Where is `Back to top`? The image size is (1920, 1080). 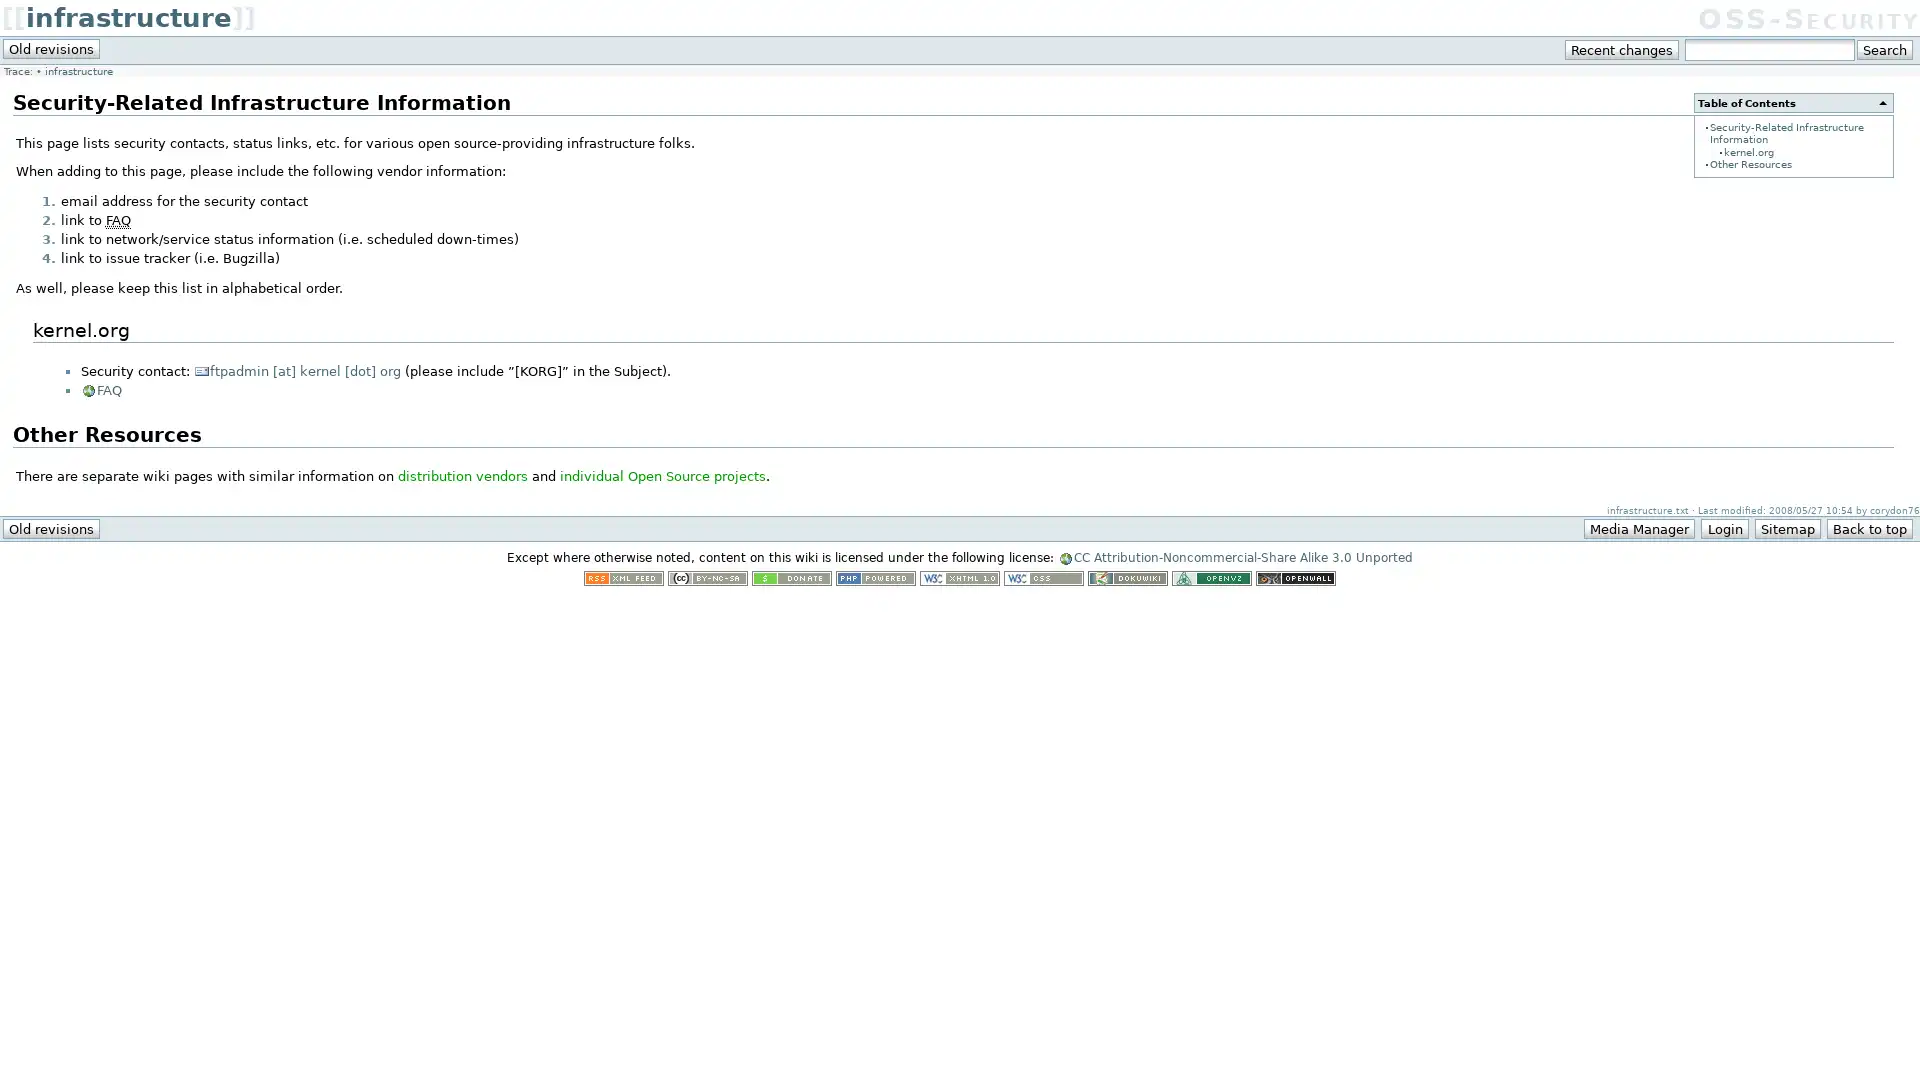 Back to top is located at coordinates (1868, 527).